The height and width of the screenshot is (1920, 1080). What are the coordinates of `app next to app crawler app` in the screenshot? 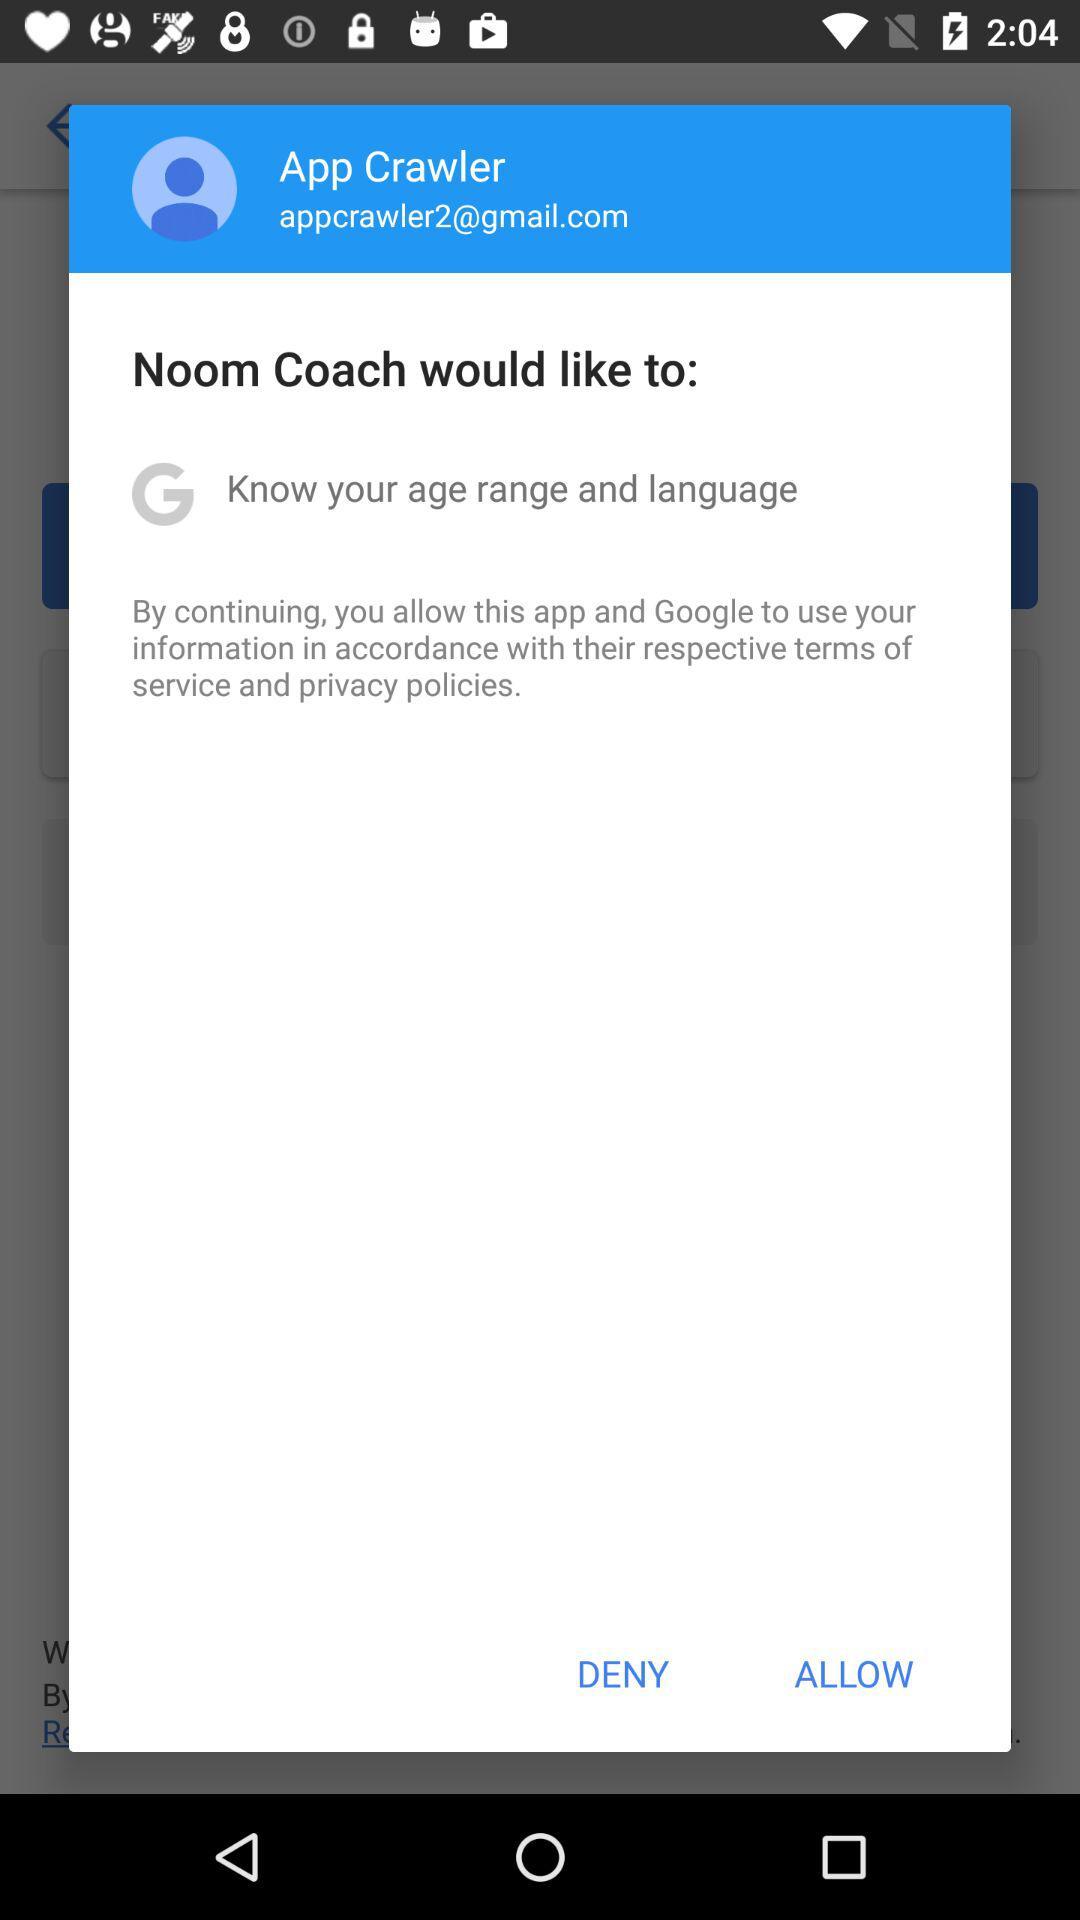 It's located at (184, 188).